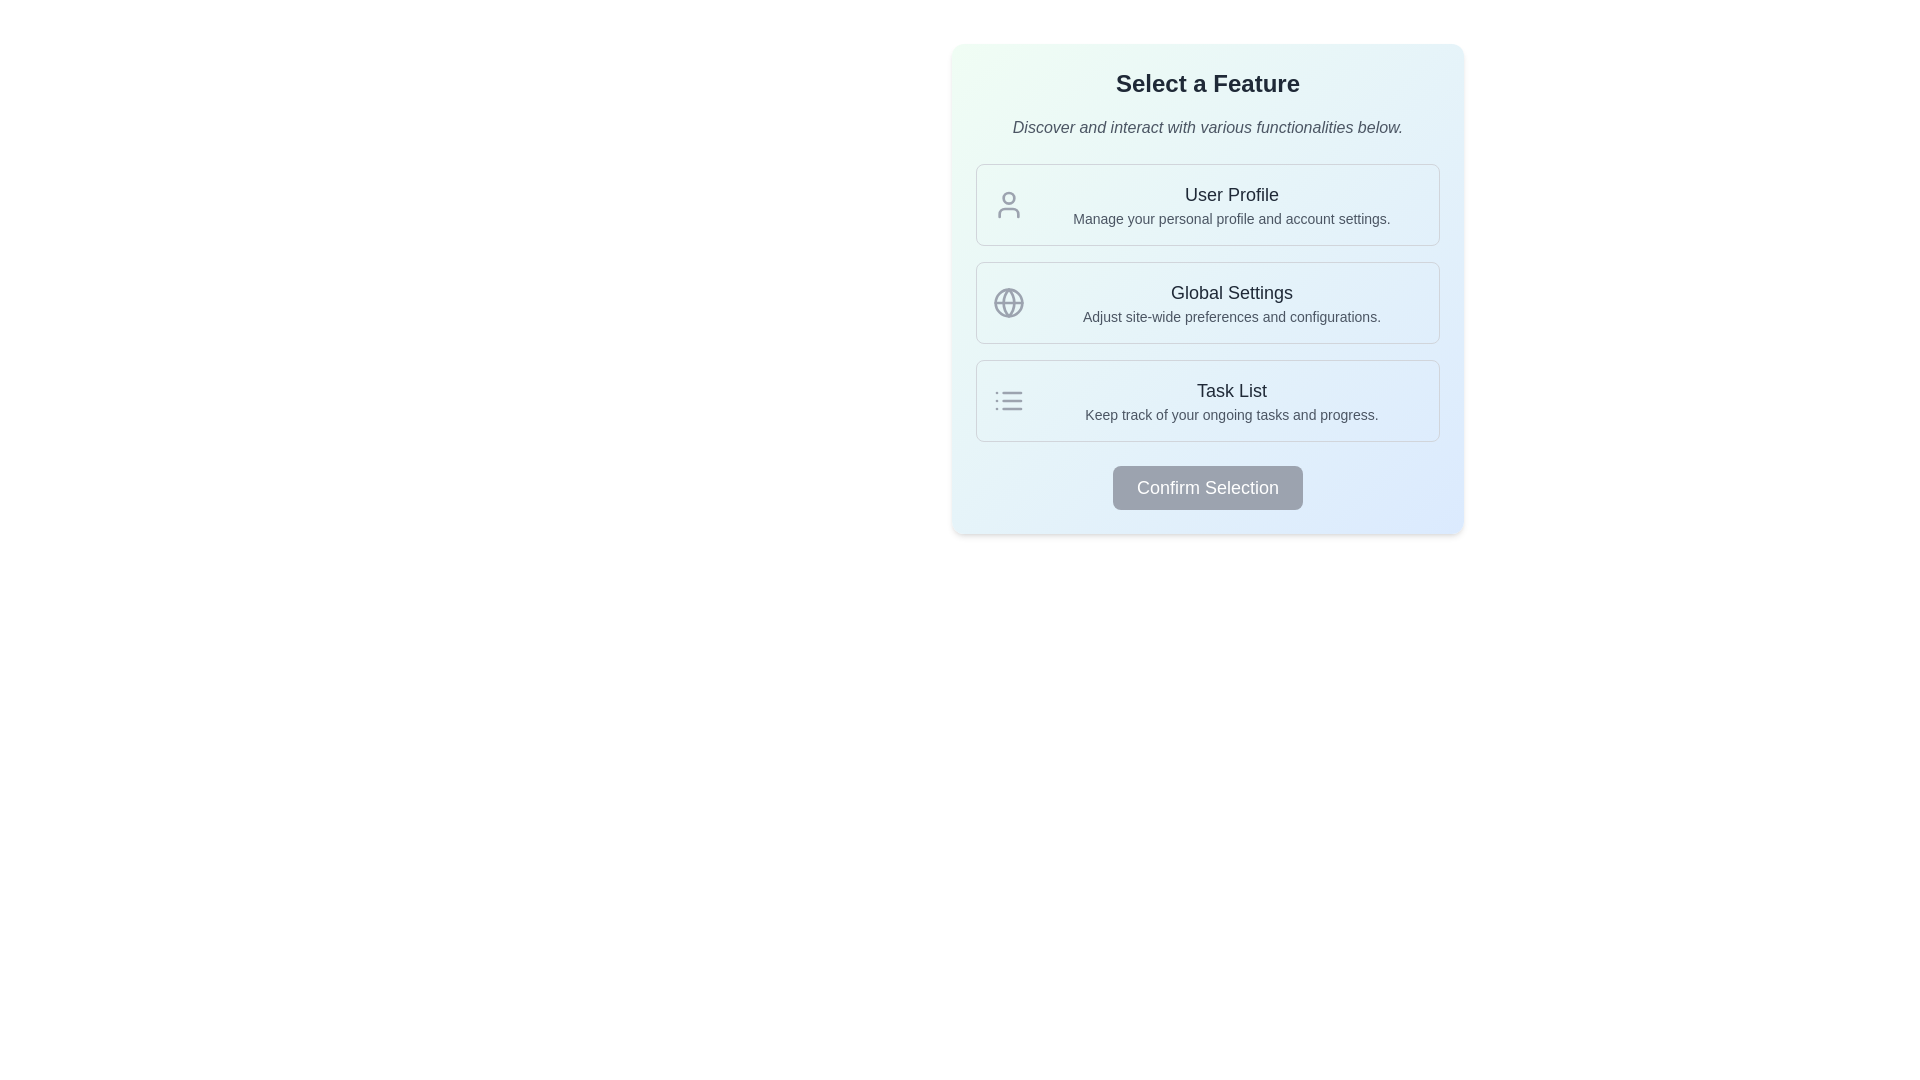 Image resolution: width=1920 pixels, height=1080 pixels. Describe the element at coordinates (1231, 293) in the screenshot. I see `the 'Global Settings' text label, which serves as a title identifying the section for site-wide preferences and configurations` at that location.